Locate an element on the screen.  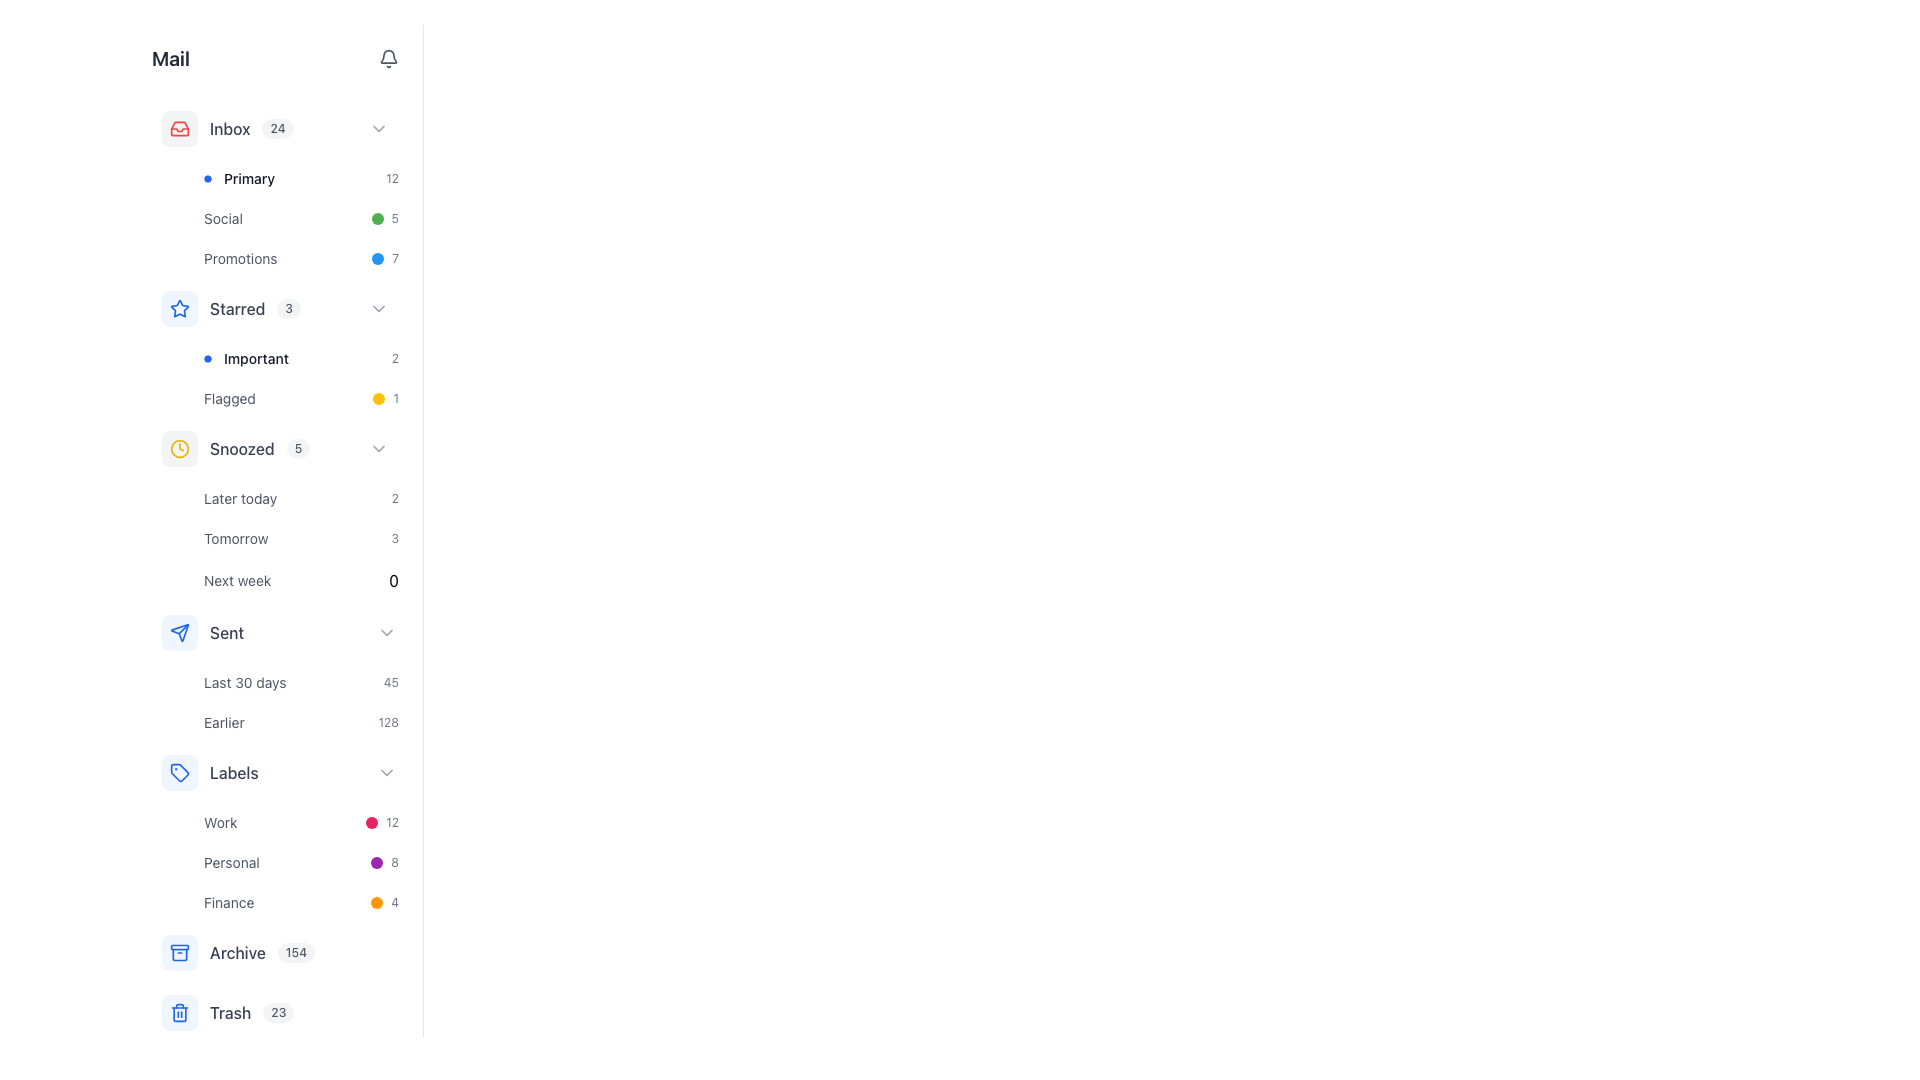
the static label displaying the numeral '1' in a gray-colored font, which is positioned to the right of a circular icon with a yellow background in the sidebar navigation interface under the 'Flagged' label is located at coordinates (396, 398).